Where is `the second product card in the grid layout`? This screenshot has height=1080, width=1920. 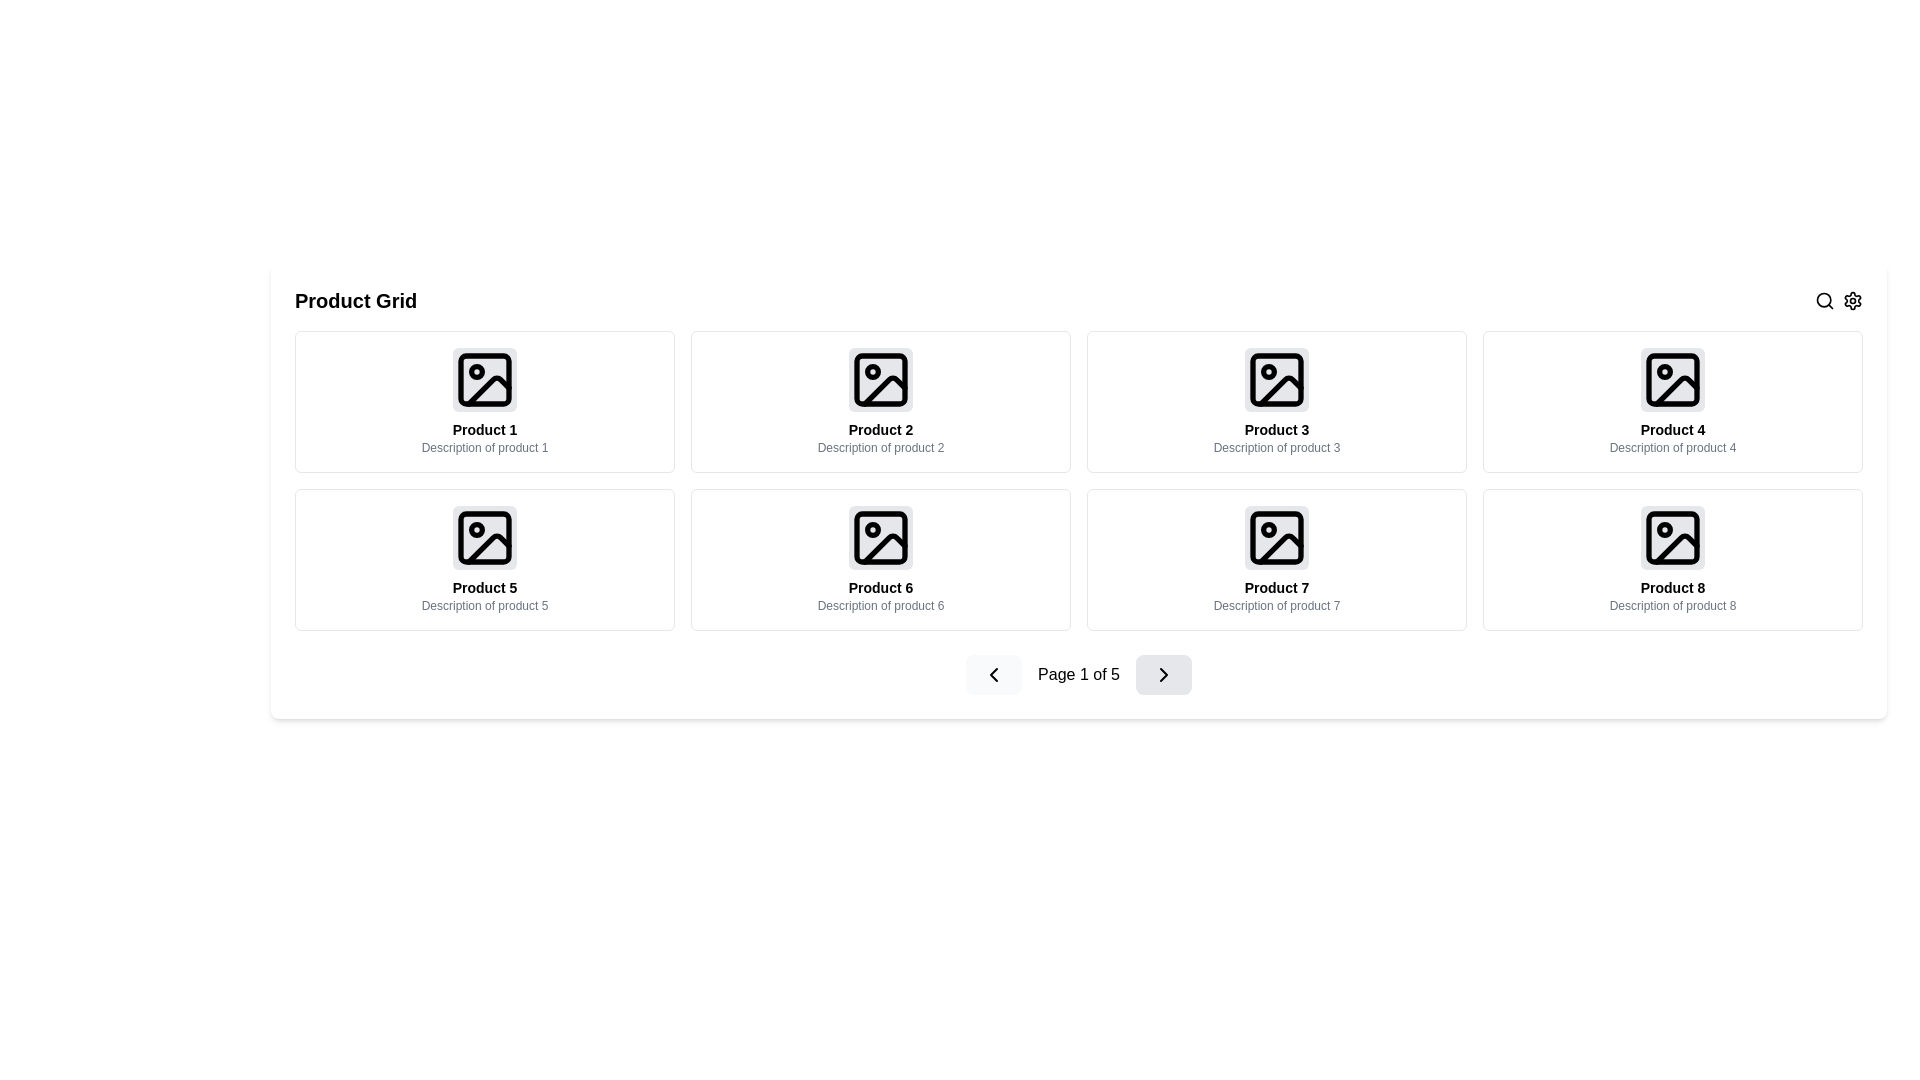
the second product card in the grid layout is located at coordinates (880, 401).